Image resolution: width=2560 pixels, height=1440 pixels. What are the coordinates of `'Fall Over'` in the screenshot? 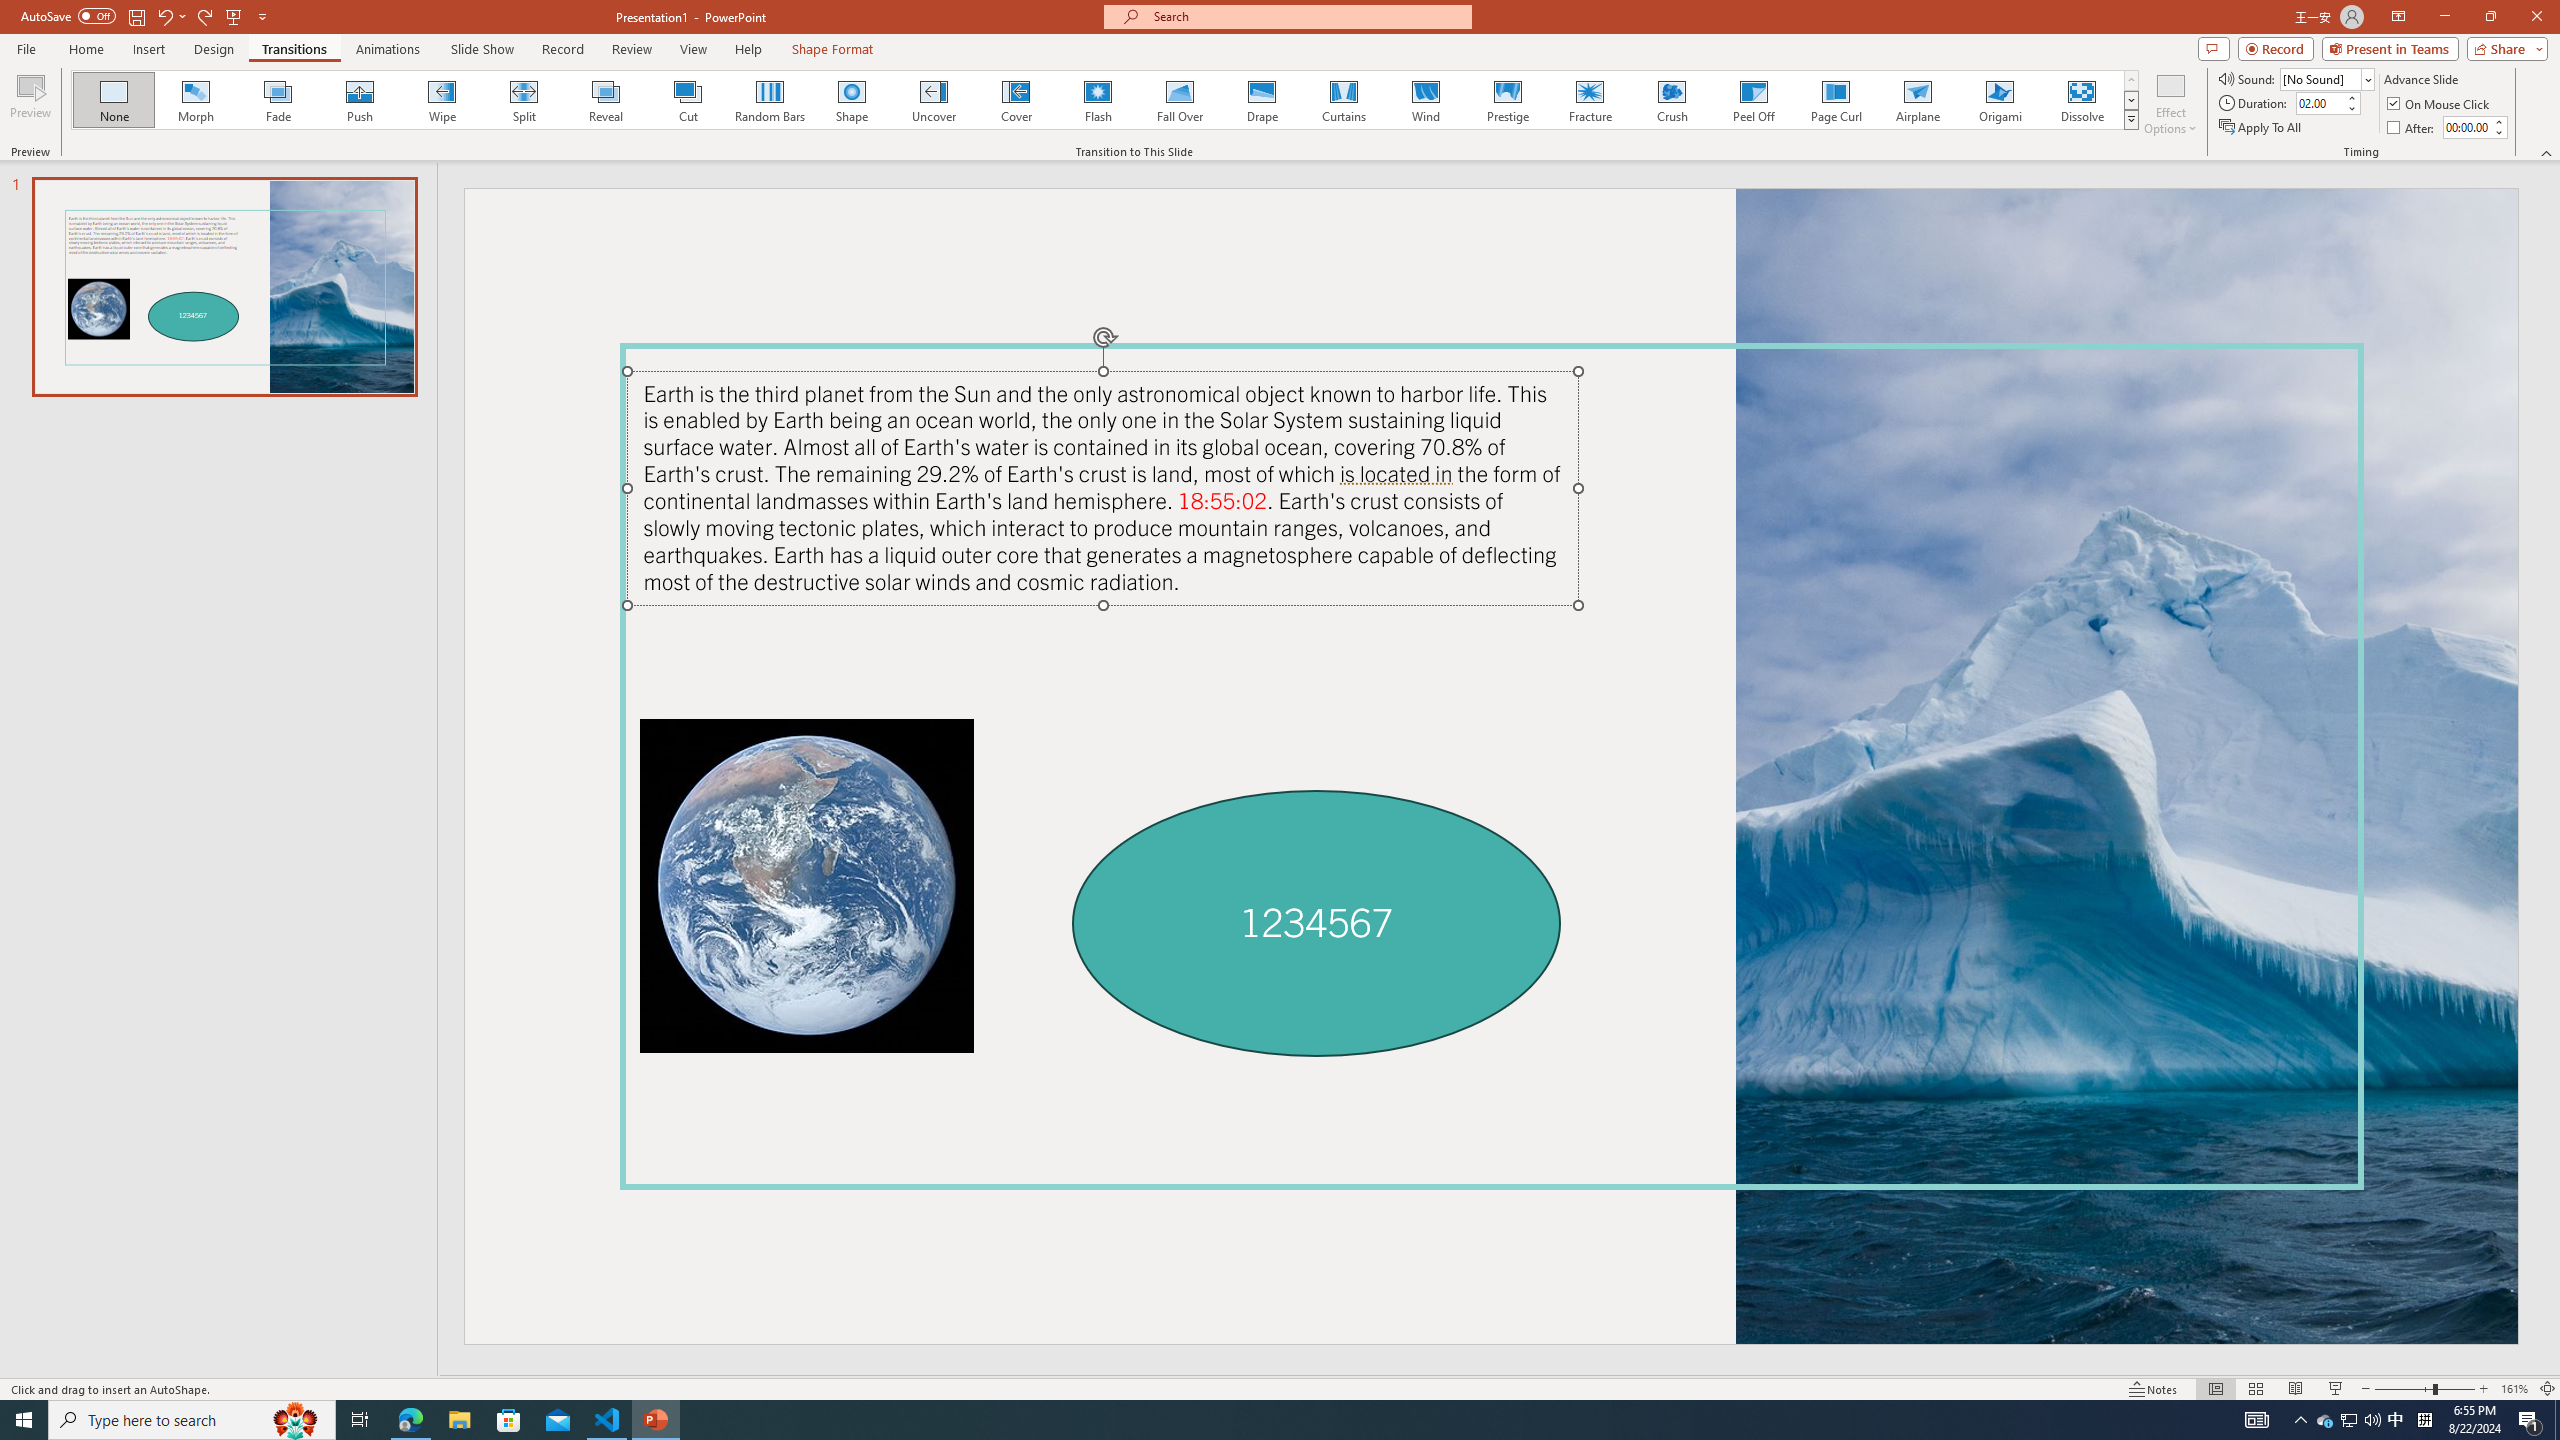 It's located at (1179, 99).